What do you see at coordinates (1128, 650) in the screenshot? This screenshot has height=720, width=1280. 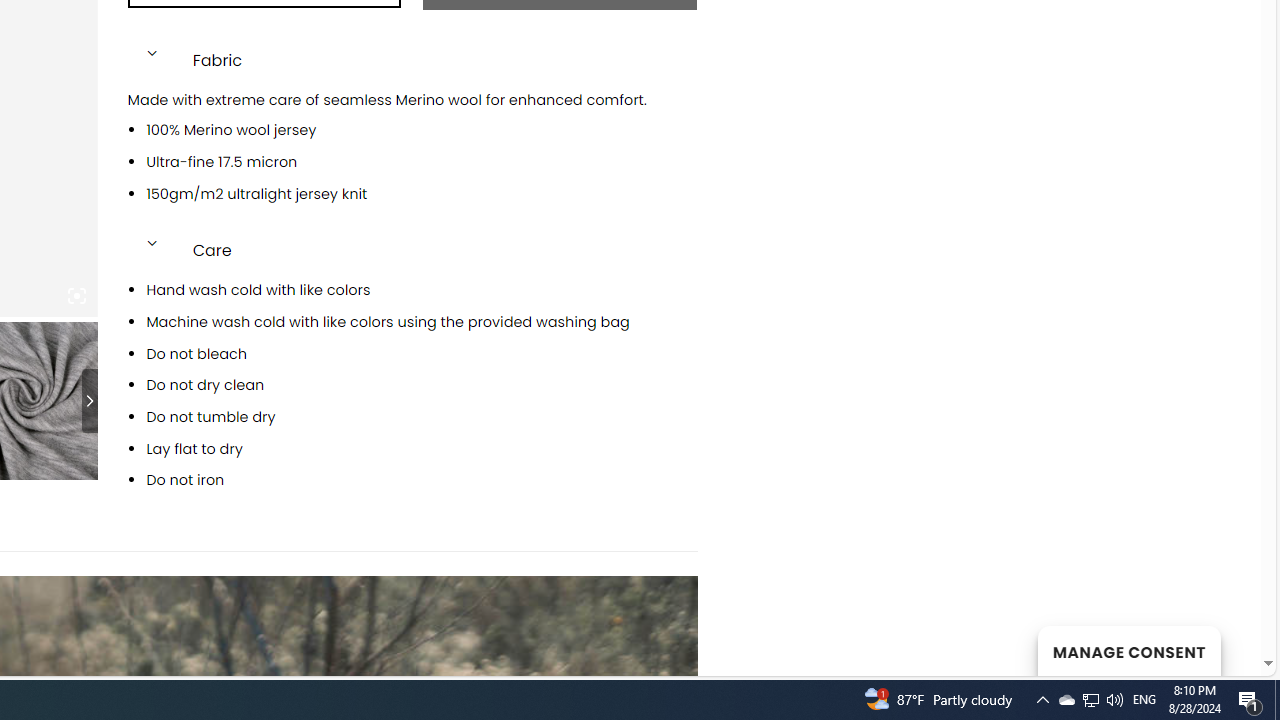 I see `'MANAGE CONSENT'` at bounding box center [1128, 650].